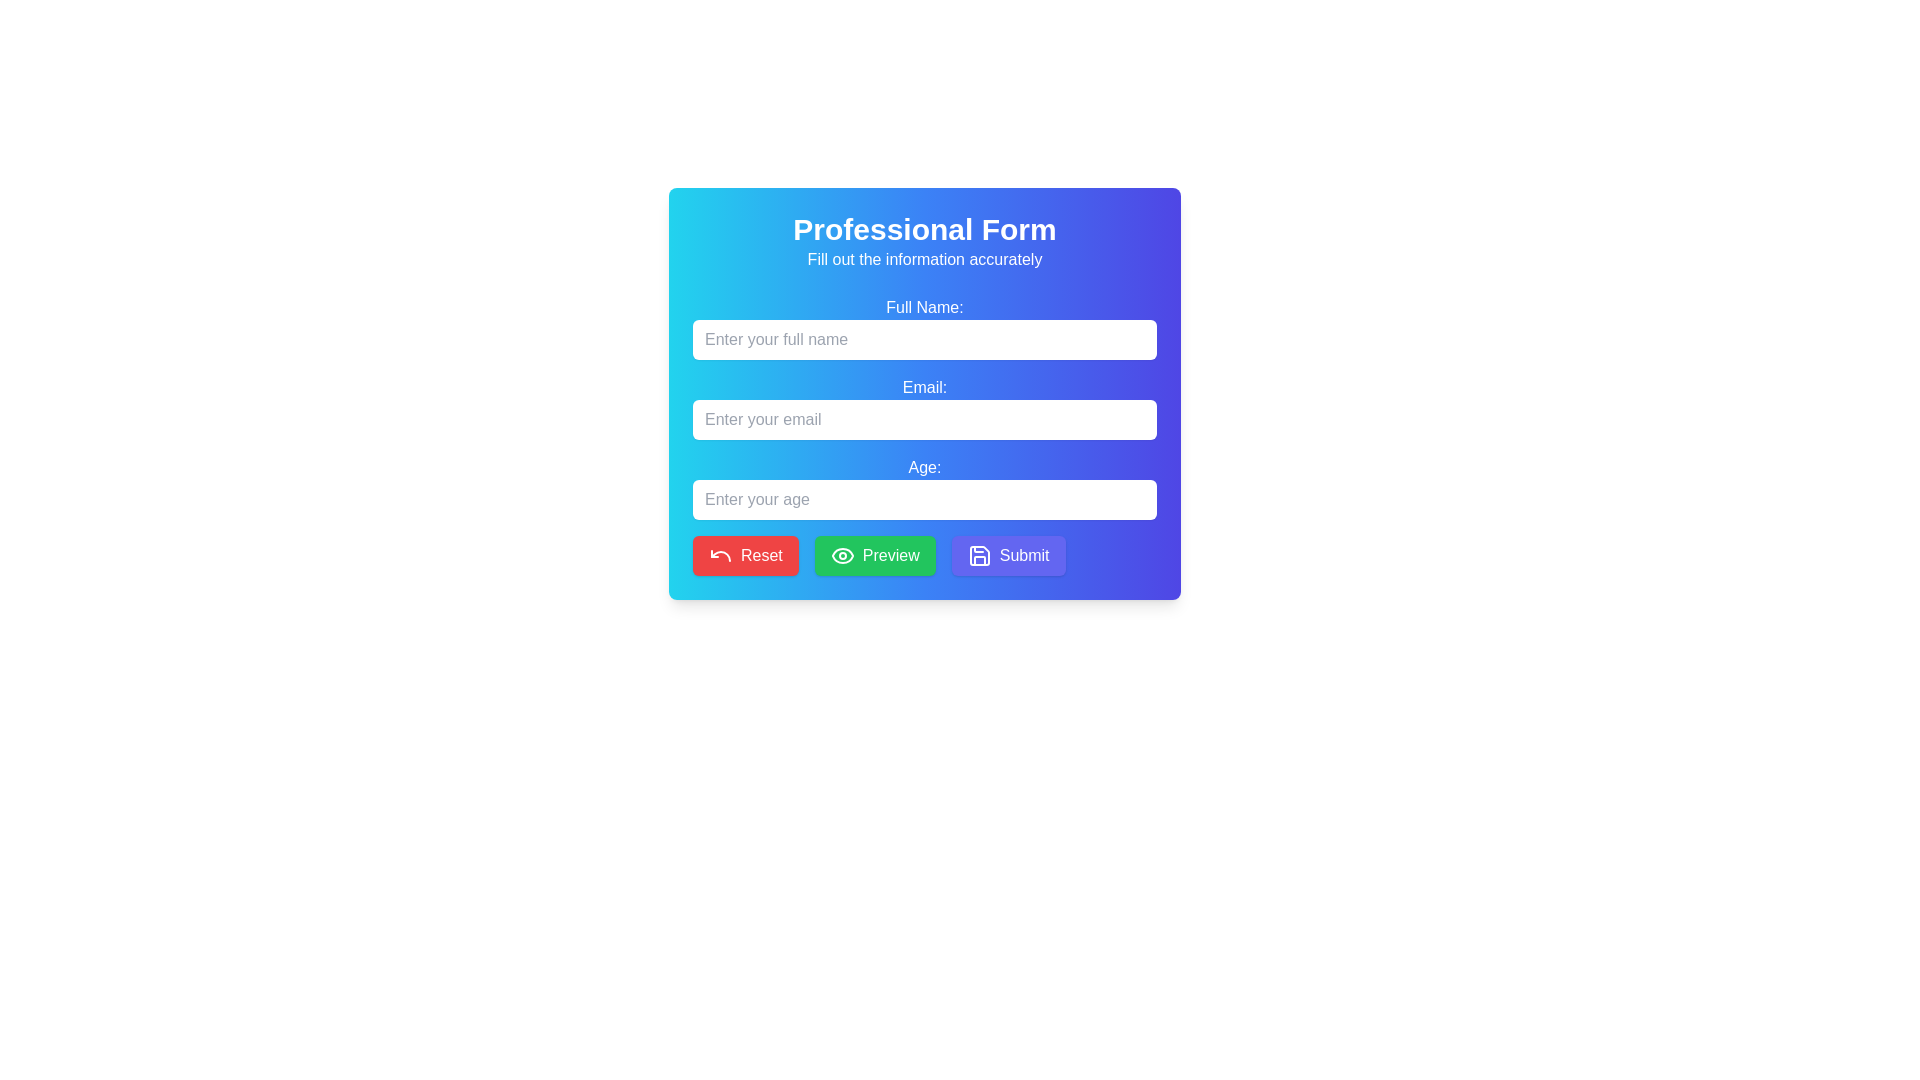  I want to click on the save icon within the 'Submit' button, which features a folder-like shape and a blue background, located at the bottom-right corner of the form interface, so click(979, 555).